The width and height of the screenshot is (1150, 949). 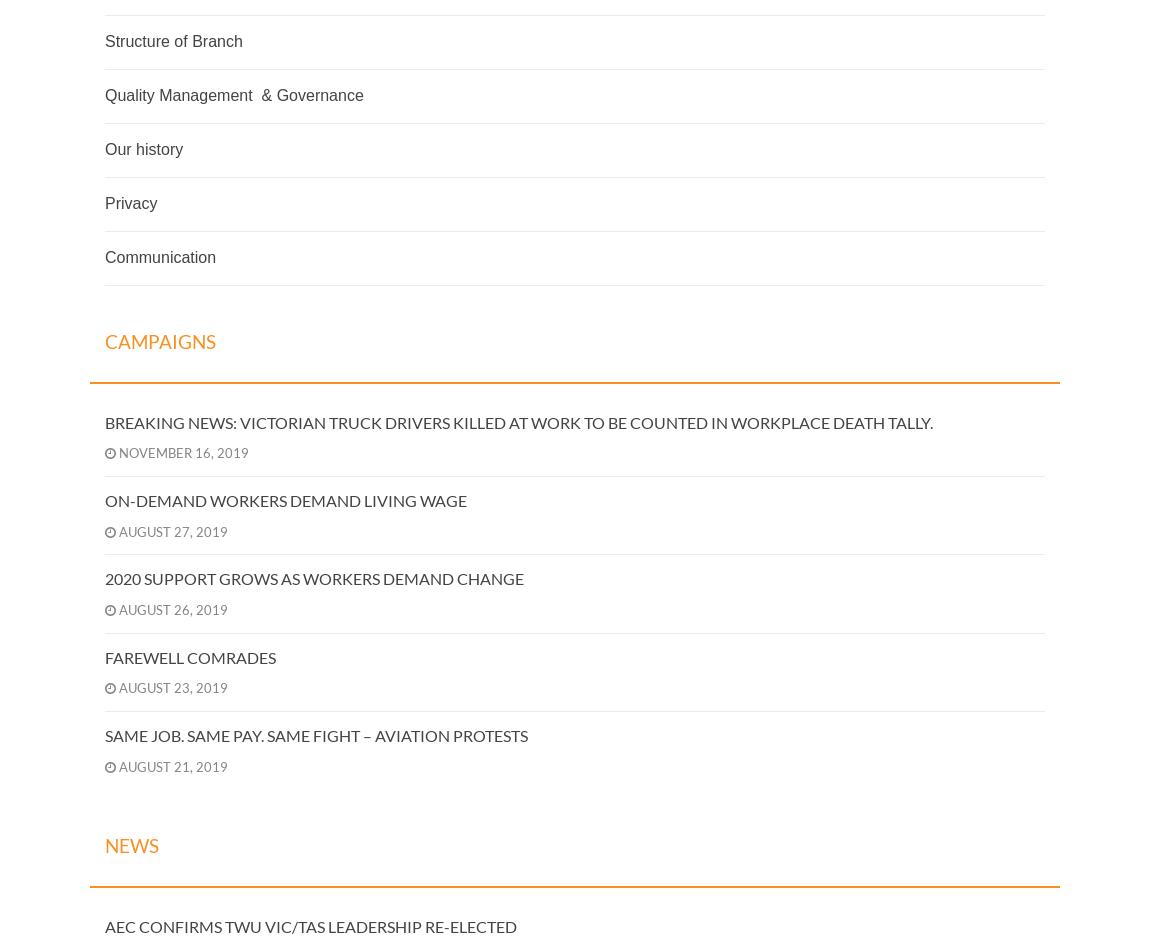 What do you see at coordinates (314, 577) in the screenshot?
I see `'2020 SUPPORT GROWS AS WORKERS DEMAND CHANGE'` at bounding box center [314, 577].